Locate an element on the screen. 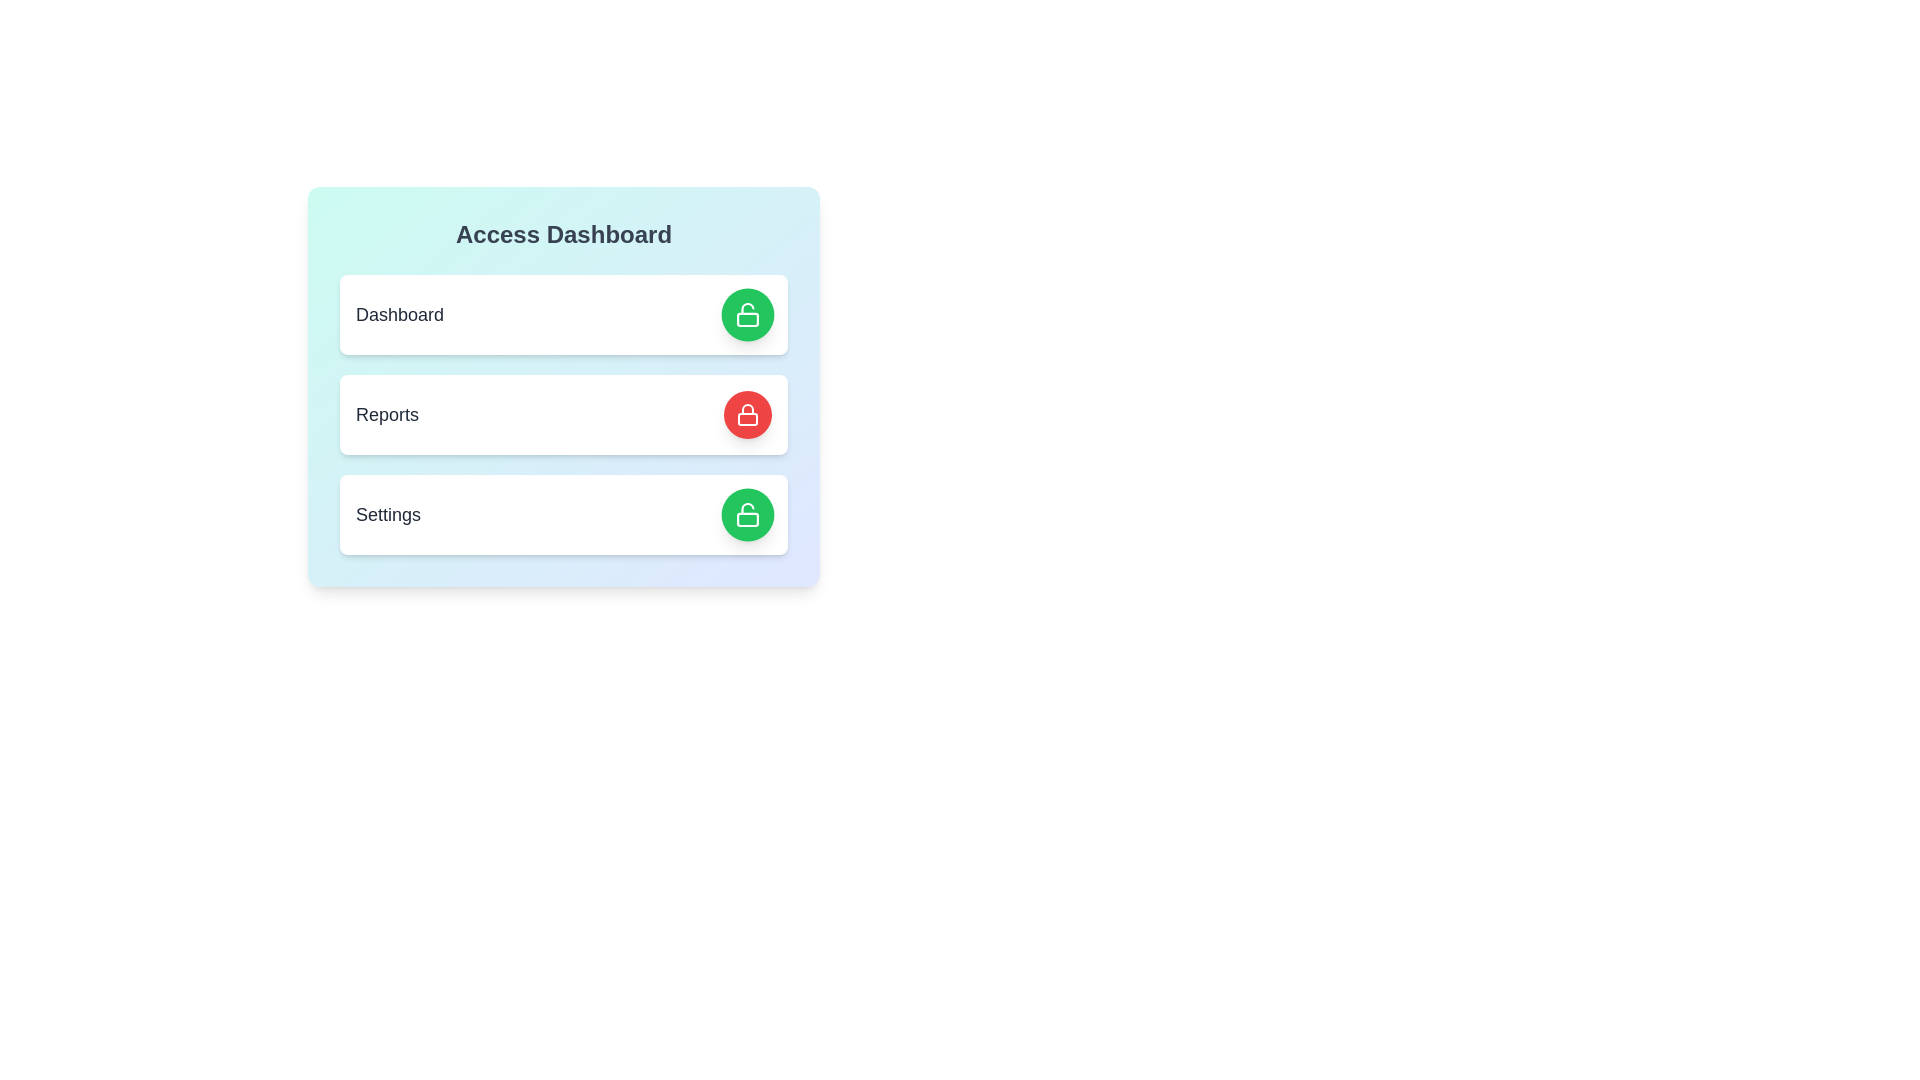  toggle button for the Settings section is located at coordinates (747, 514).